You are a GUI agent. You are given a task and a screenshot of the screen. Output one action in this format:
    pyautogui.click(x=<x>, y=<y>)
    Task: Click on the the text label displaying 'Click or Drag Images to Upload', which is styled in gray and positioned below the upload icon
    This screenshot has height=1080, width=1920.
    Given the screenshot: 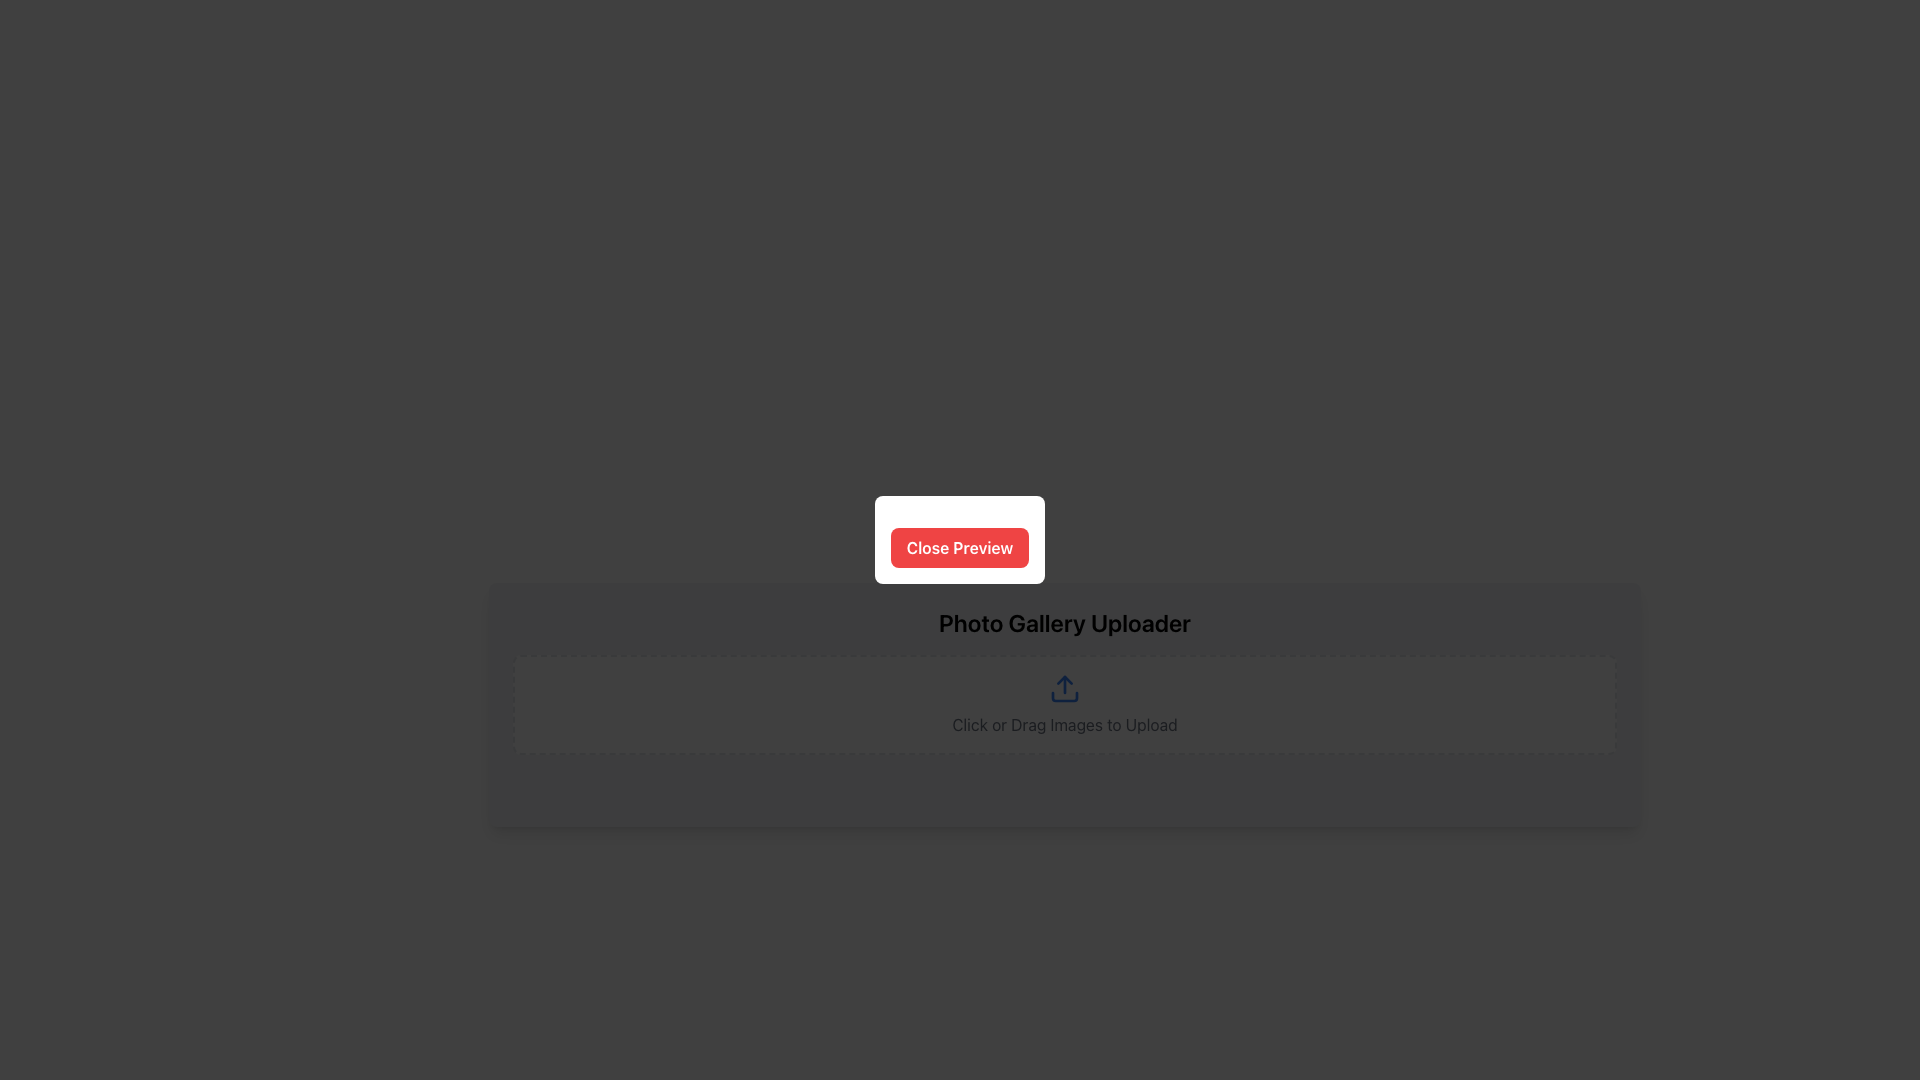 What is the action you would take?
    pyautogui.click(x=1064, y=725)
    